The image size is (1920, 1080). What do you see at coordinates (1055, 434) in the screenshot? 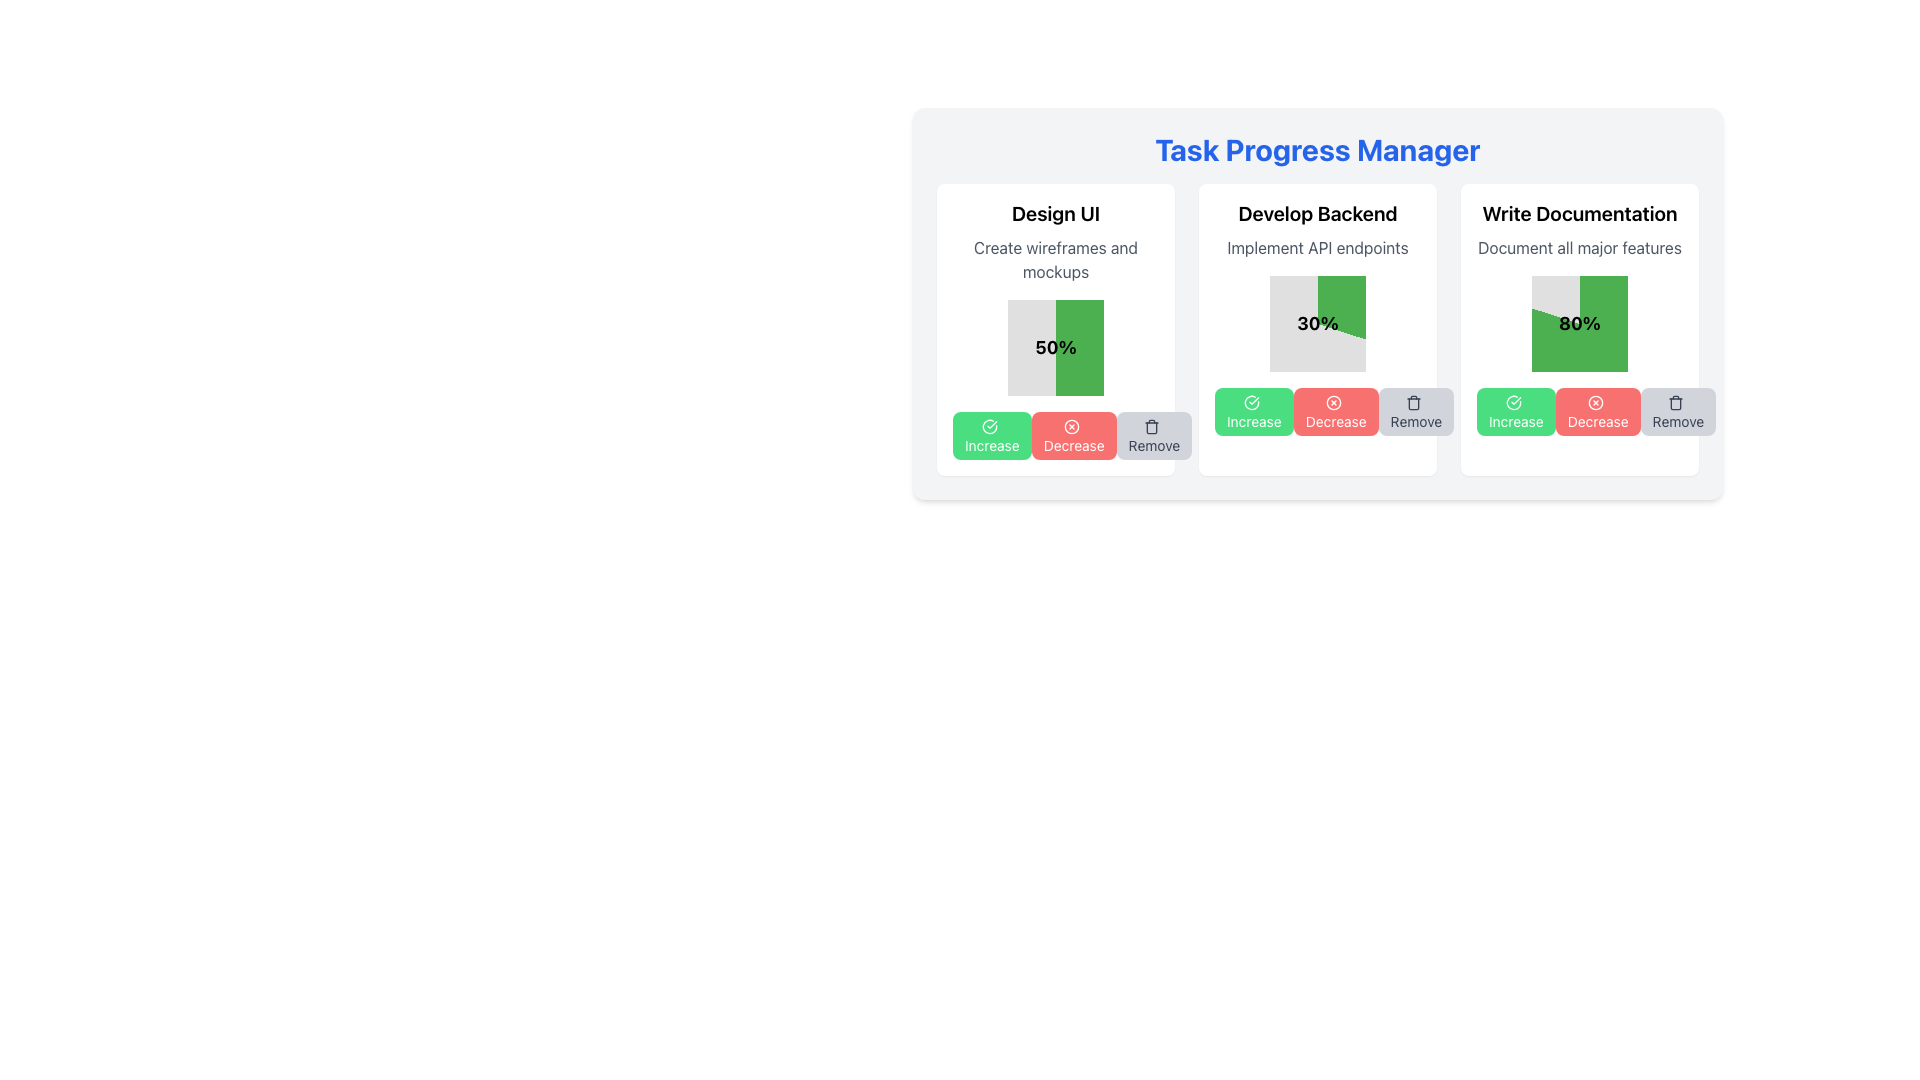
I see `the 'Decrease' button, which is a rectangular button with a red background and white text, positioned in the middle of three buttons ('Increase', 'Decrease', 'Remove') within the 'Design UI' card` at bounding box center [1055, 434].